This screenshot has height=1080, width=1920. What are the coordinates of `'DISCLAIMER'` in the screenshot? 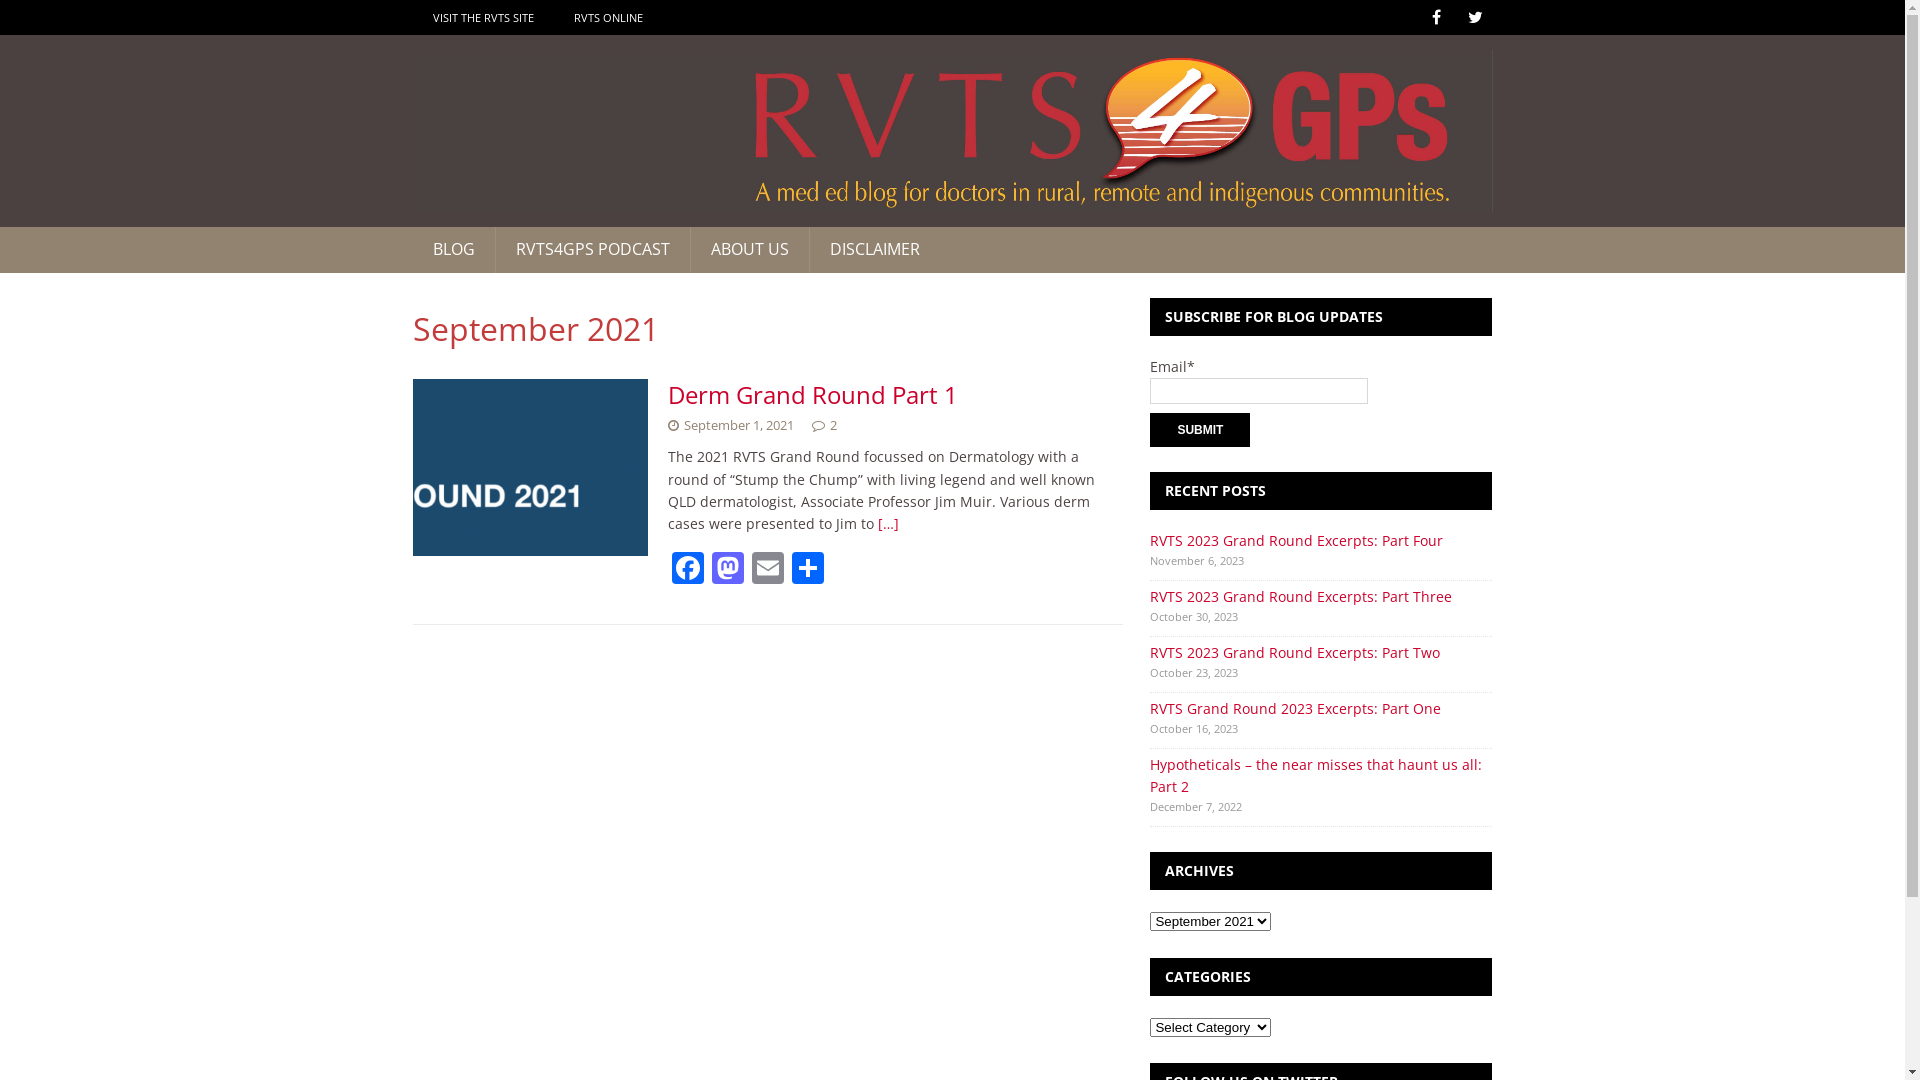 It's located at (873, 249).